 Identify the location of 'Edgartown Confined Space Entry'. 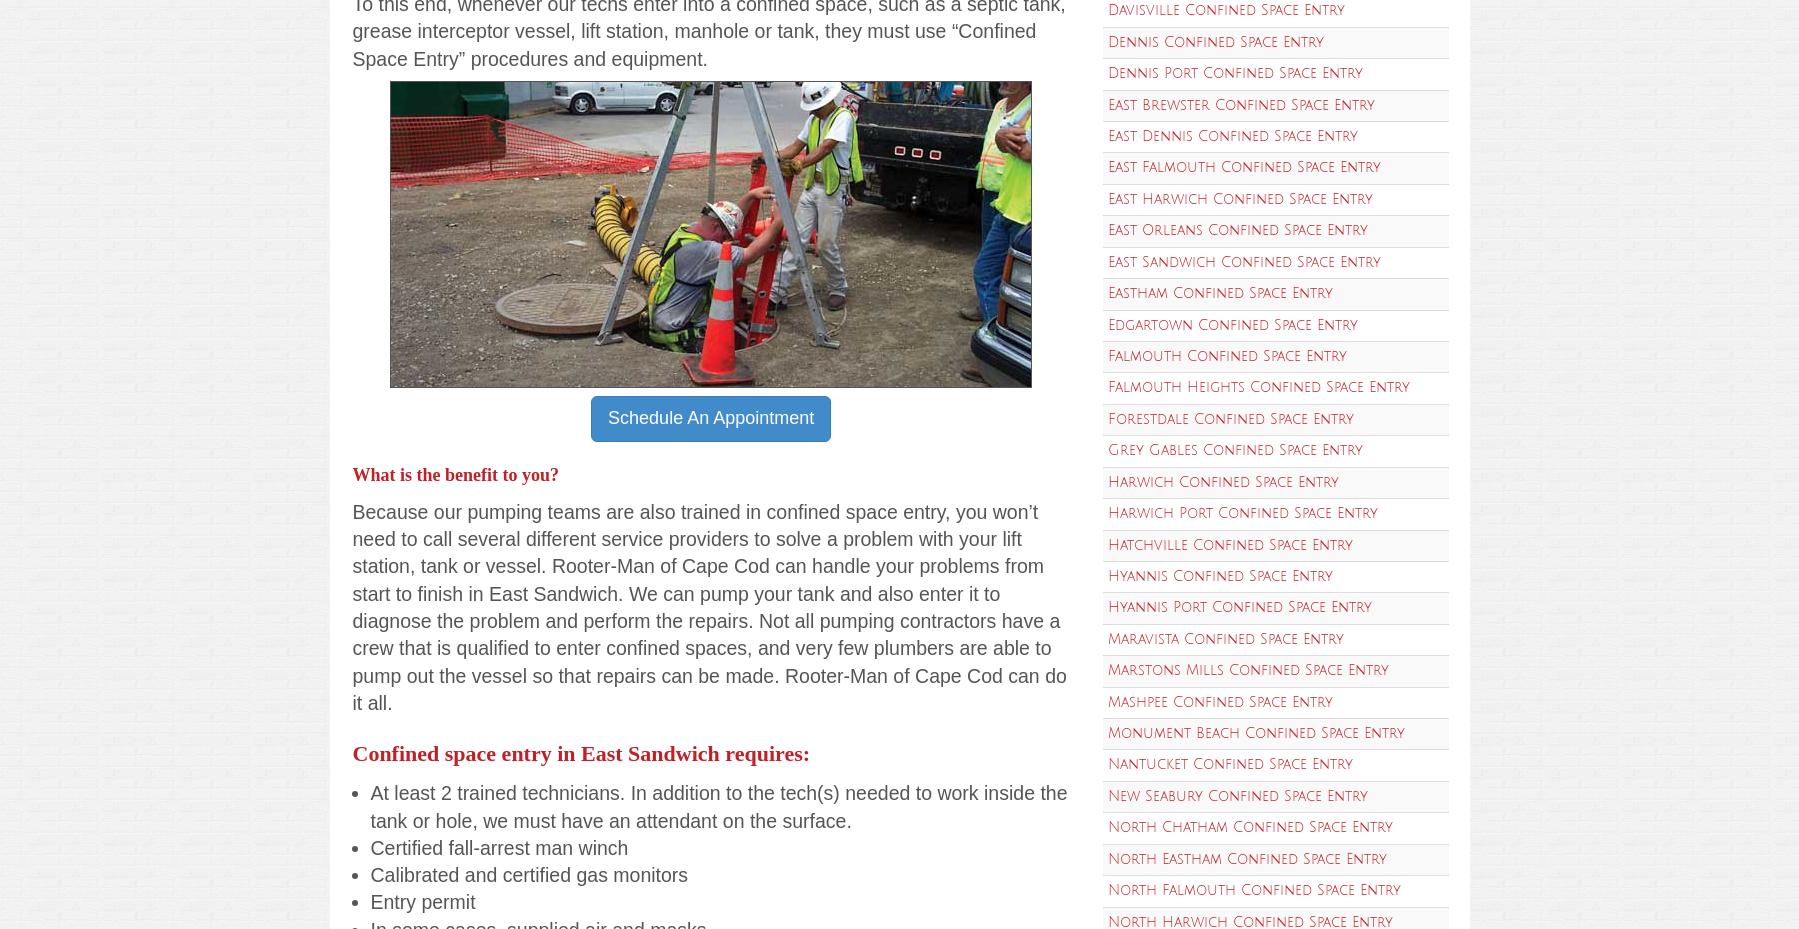
(1231, 324).